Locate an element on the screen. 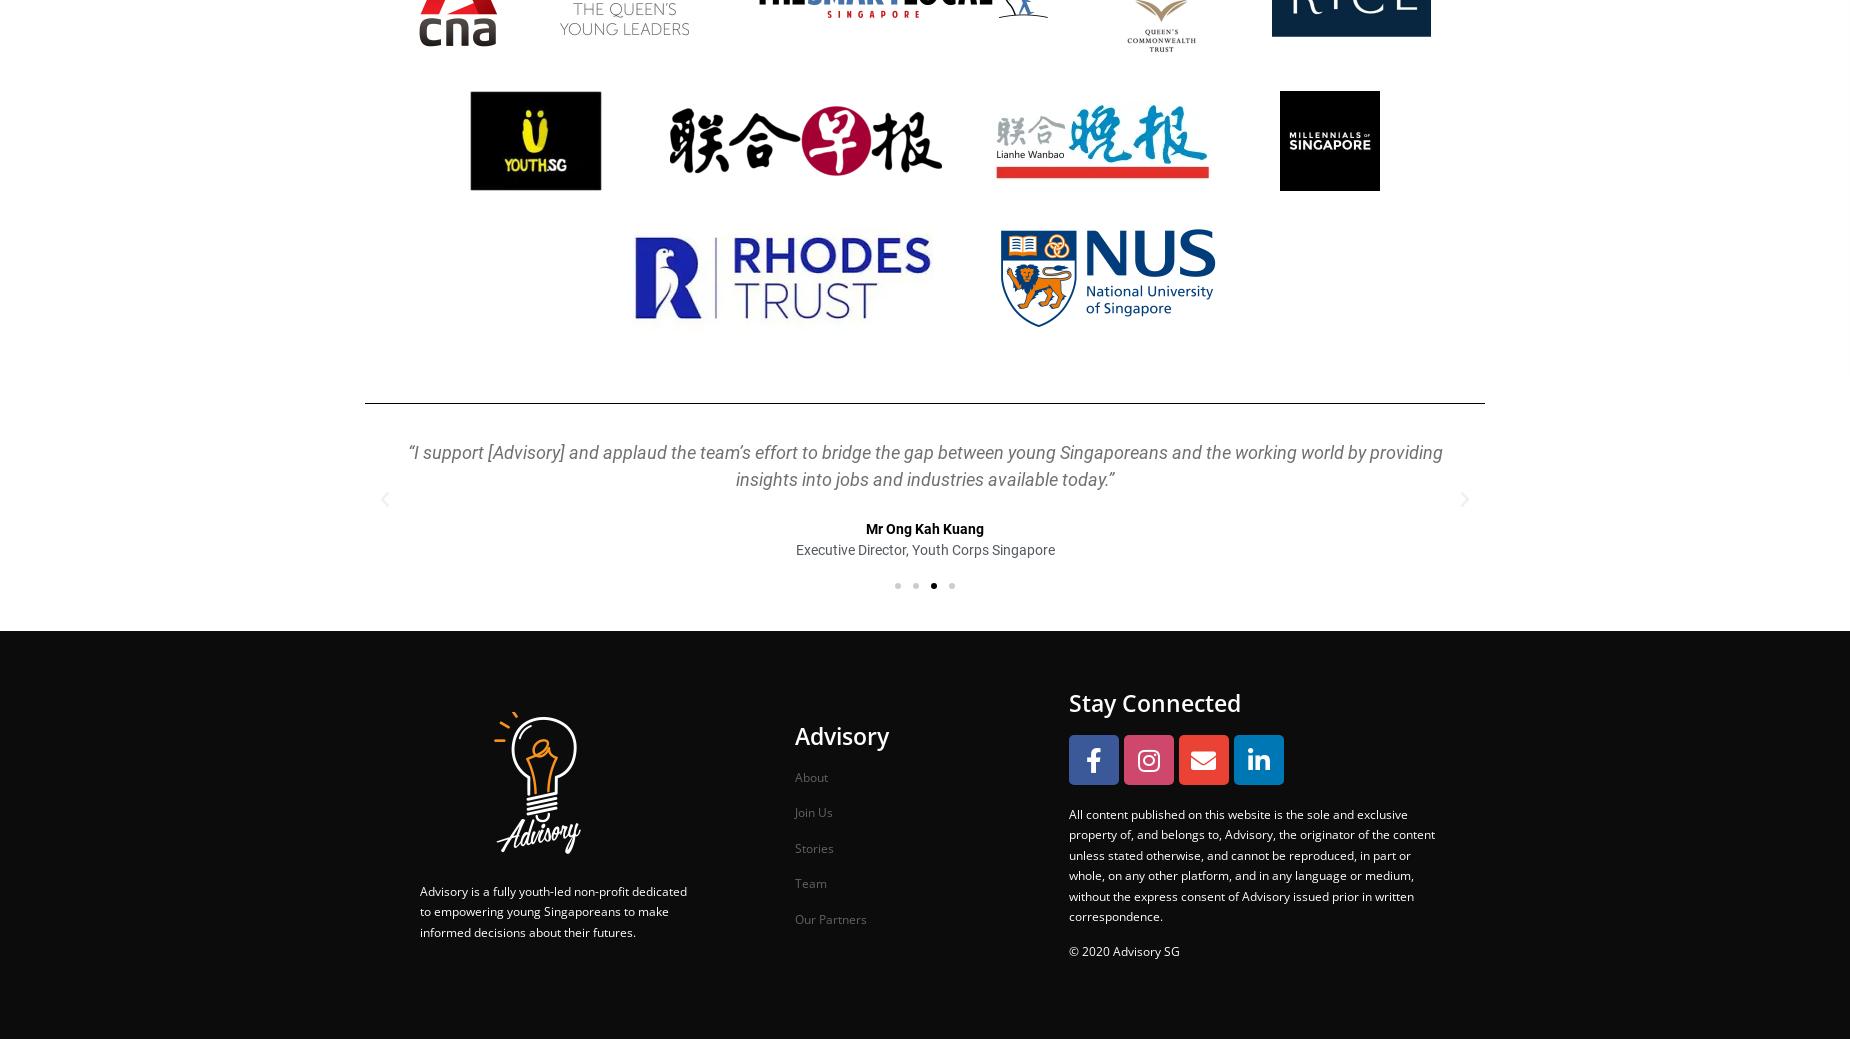 This screenshot has height=1039, width=1850. 'All content published on this website is the sole and exclusive property of, and belongs to, Advisory, the originator of the content unless stated otherwise, and cannot be reproduced, in part or whole, on any other platform, and in any language or medium, without the express consent of Advisory issued prior in written correspondence.' is located at coordinates (1249, 864).